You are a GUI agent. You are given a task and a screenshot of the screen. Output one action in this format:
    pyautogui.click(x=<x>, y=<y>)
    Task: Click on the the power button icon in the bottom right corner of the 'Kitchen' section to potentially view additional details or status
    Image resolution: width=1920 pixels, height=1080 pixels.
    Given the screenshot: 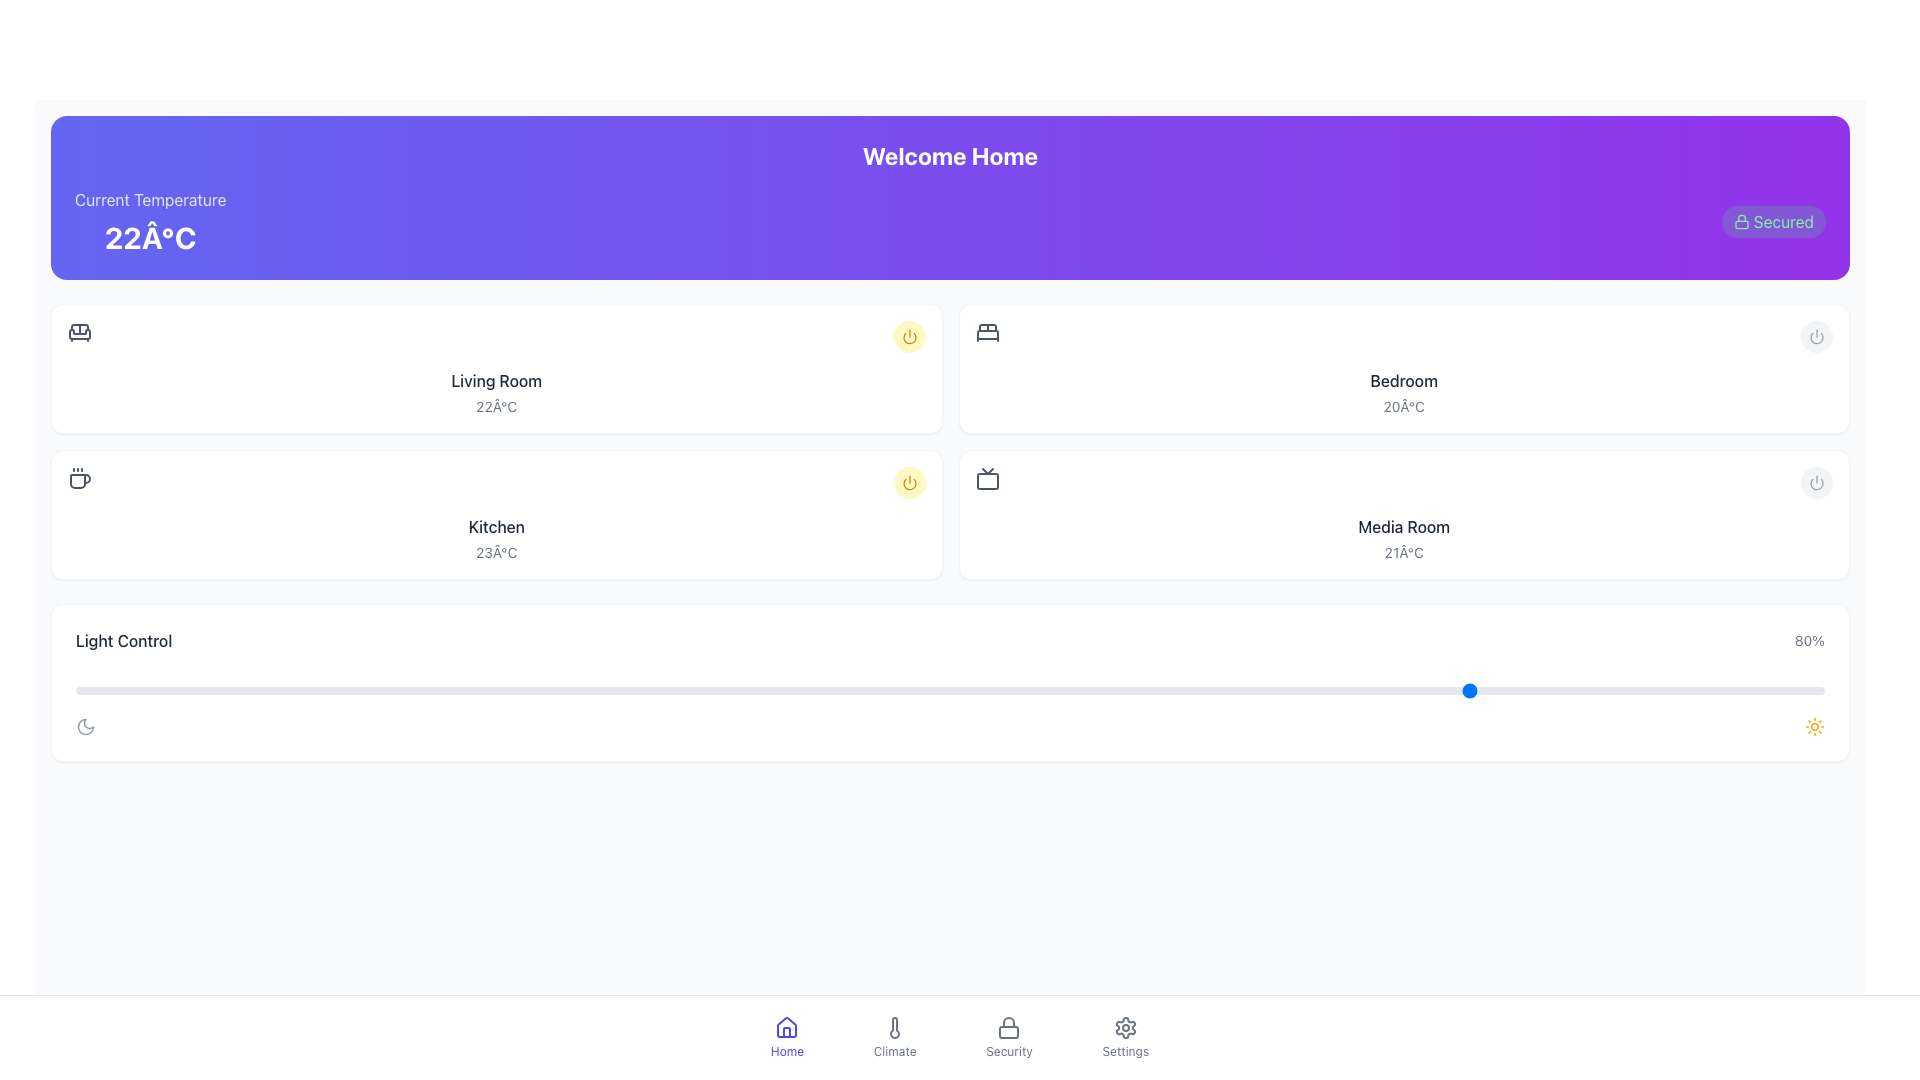 What is the action you would take?
    pyautogui.click(x=908, y=337)
    